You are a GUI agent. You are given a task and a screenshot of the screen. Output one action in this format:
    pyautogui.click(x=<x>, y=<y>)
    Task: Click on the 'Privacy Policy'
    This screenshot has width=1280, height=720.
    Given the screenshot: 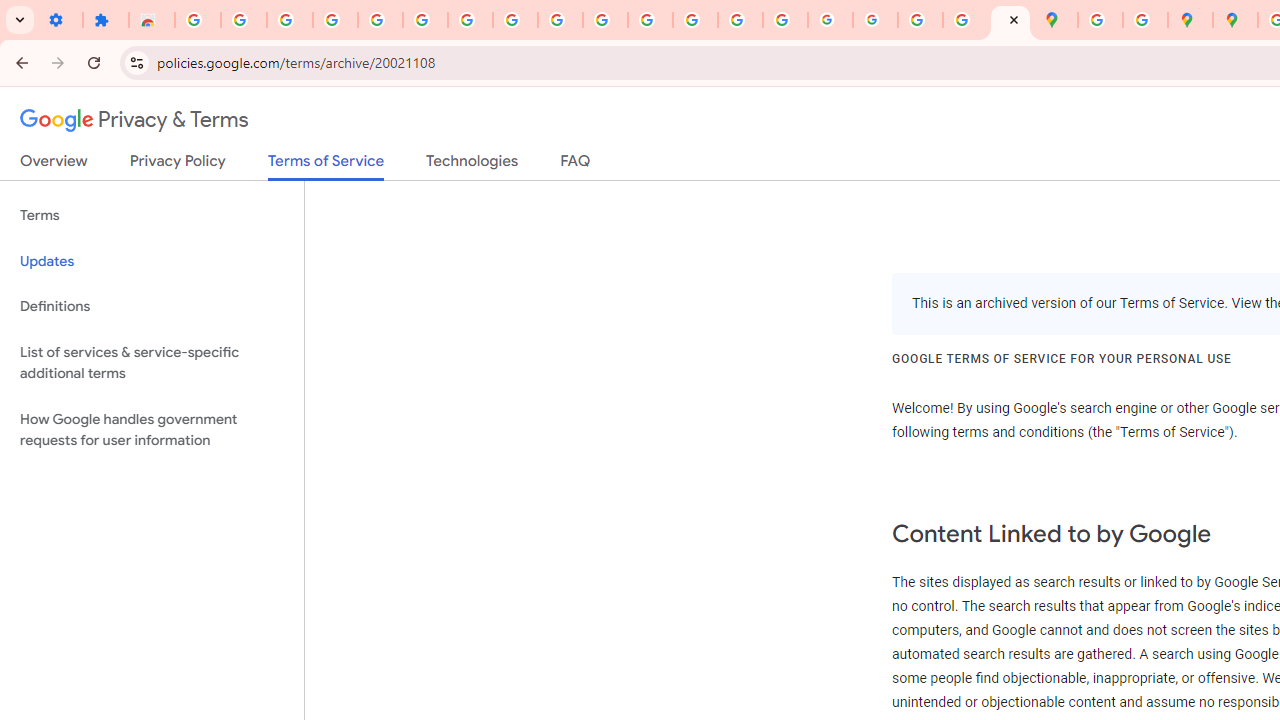 What is the action you would take?
    pyautogui.click(x=177, y=164)
    